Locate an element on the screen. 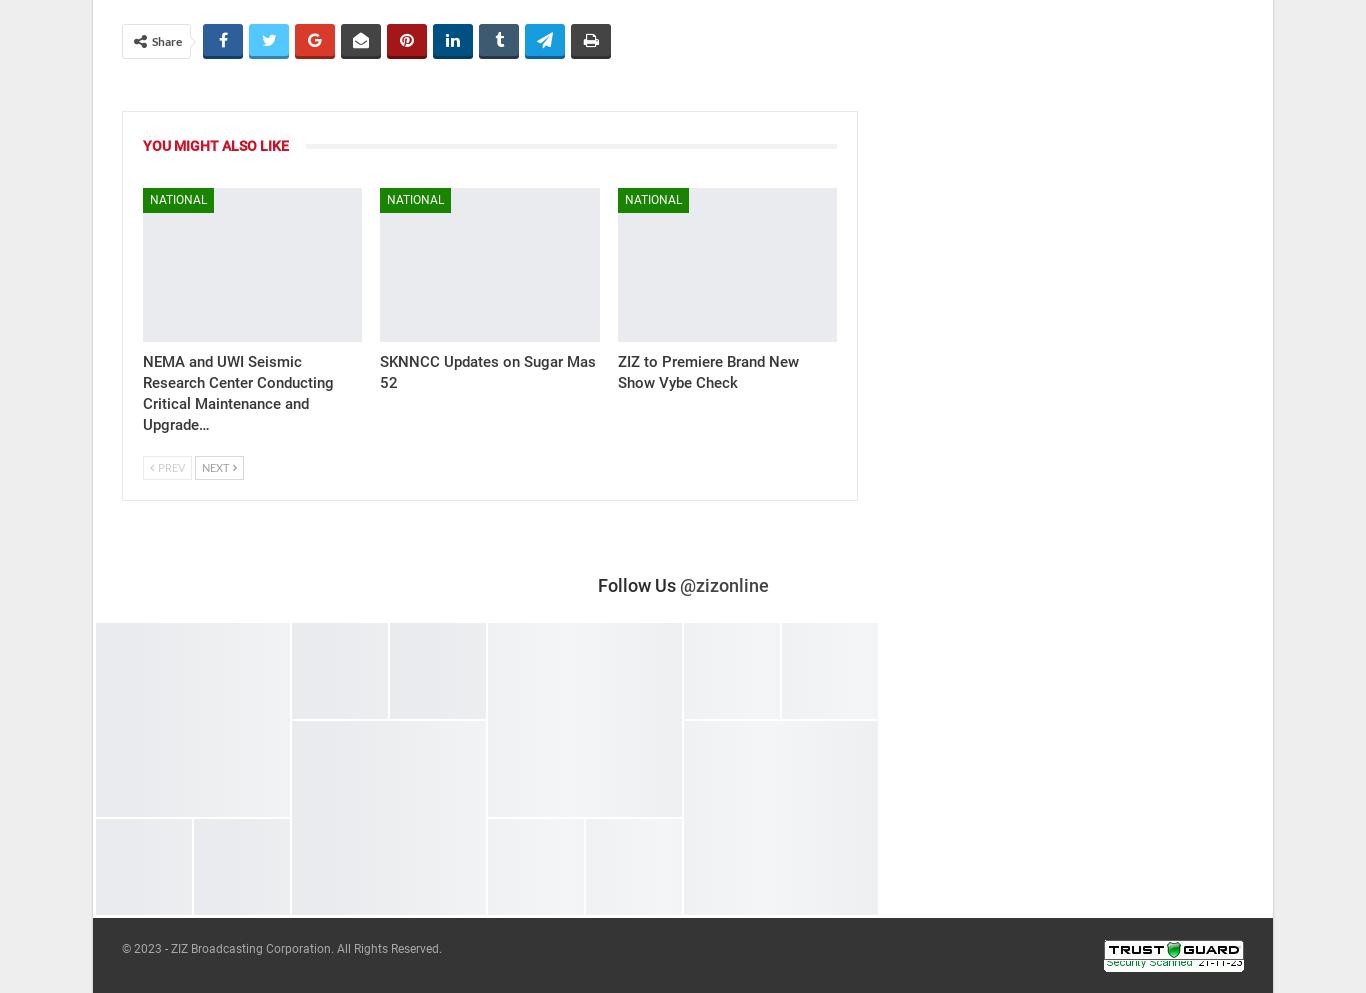 This screenshot has height=993, width=1366. 'SKNNCC Updates on Sugar Mas 52' is located at coordinates (487, 371).